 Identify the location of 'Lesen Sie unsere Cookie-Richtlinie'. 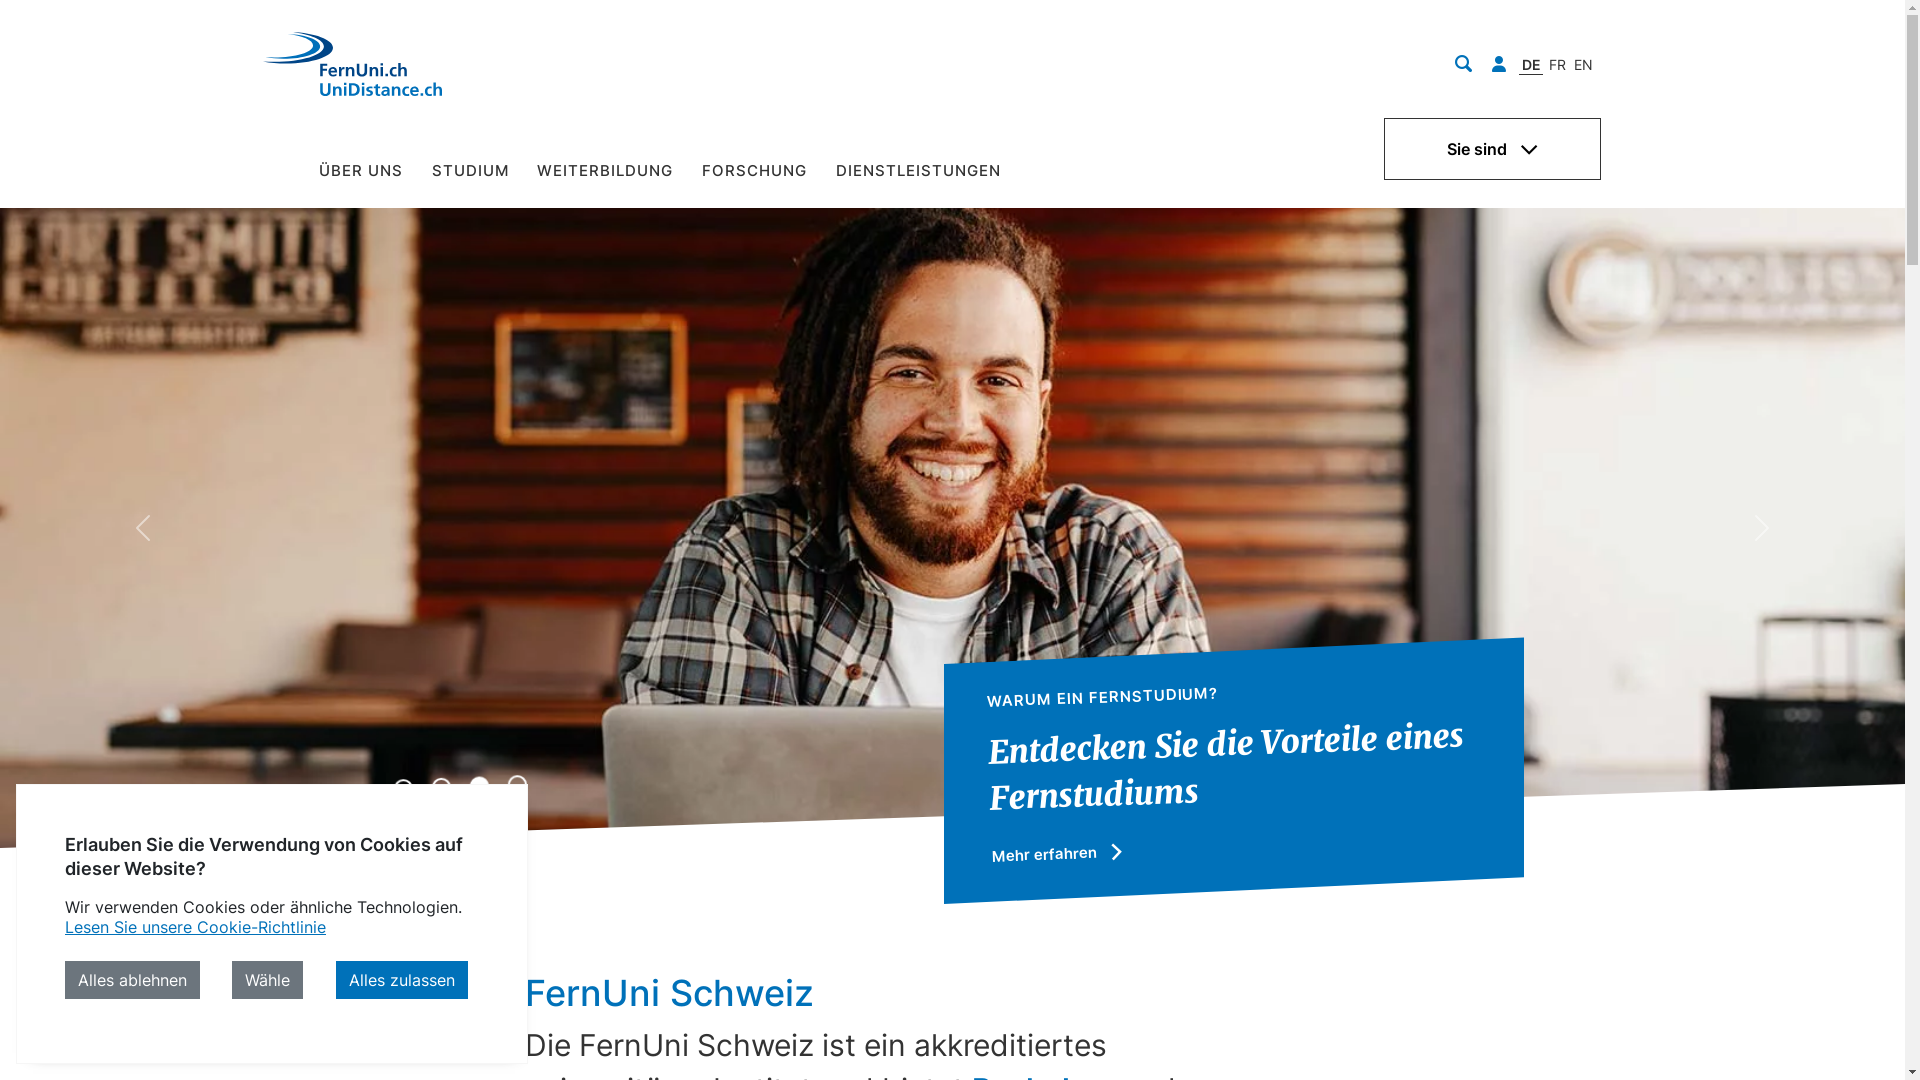
(195, 926).